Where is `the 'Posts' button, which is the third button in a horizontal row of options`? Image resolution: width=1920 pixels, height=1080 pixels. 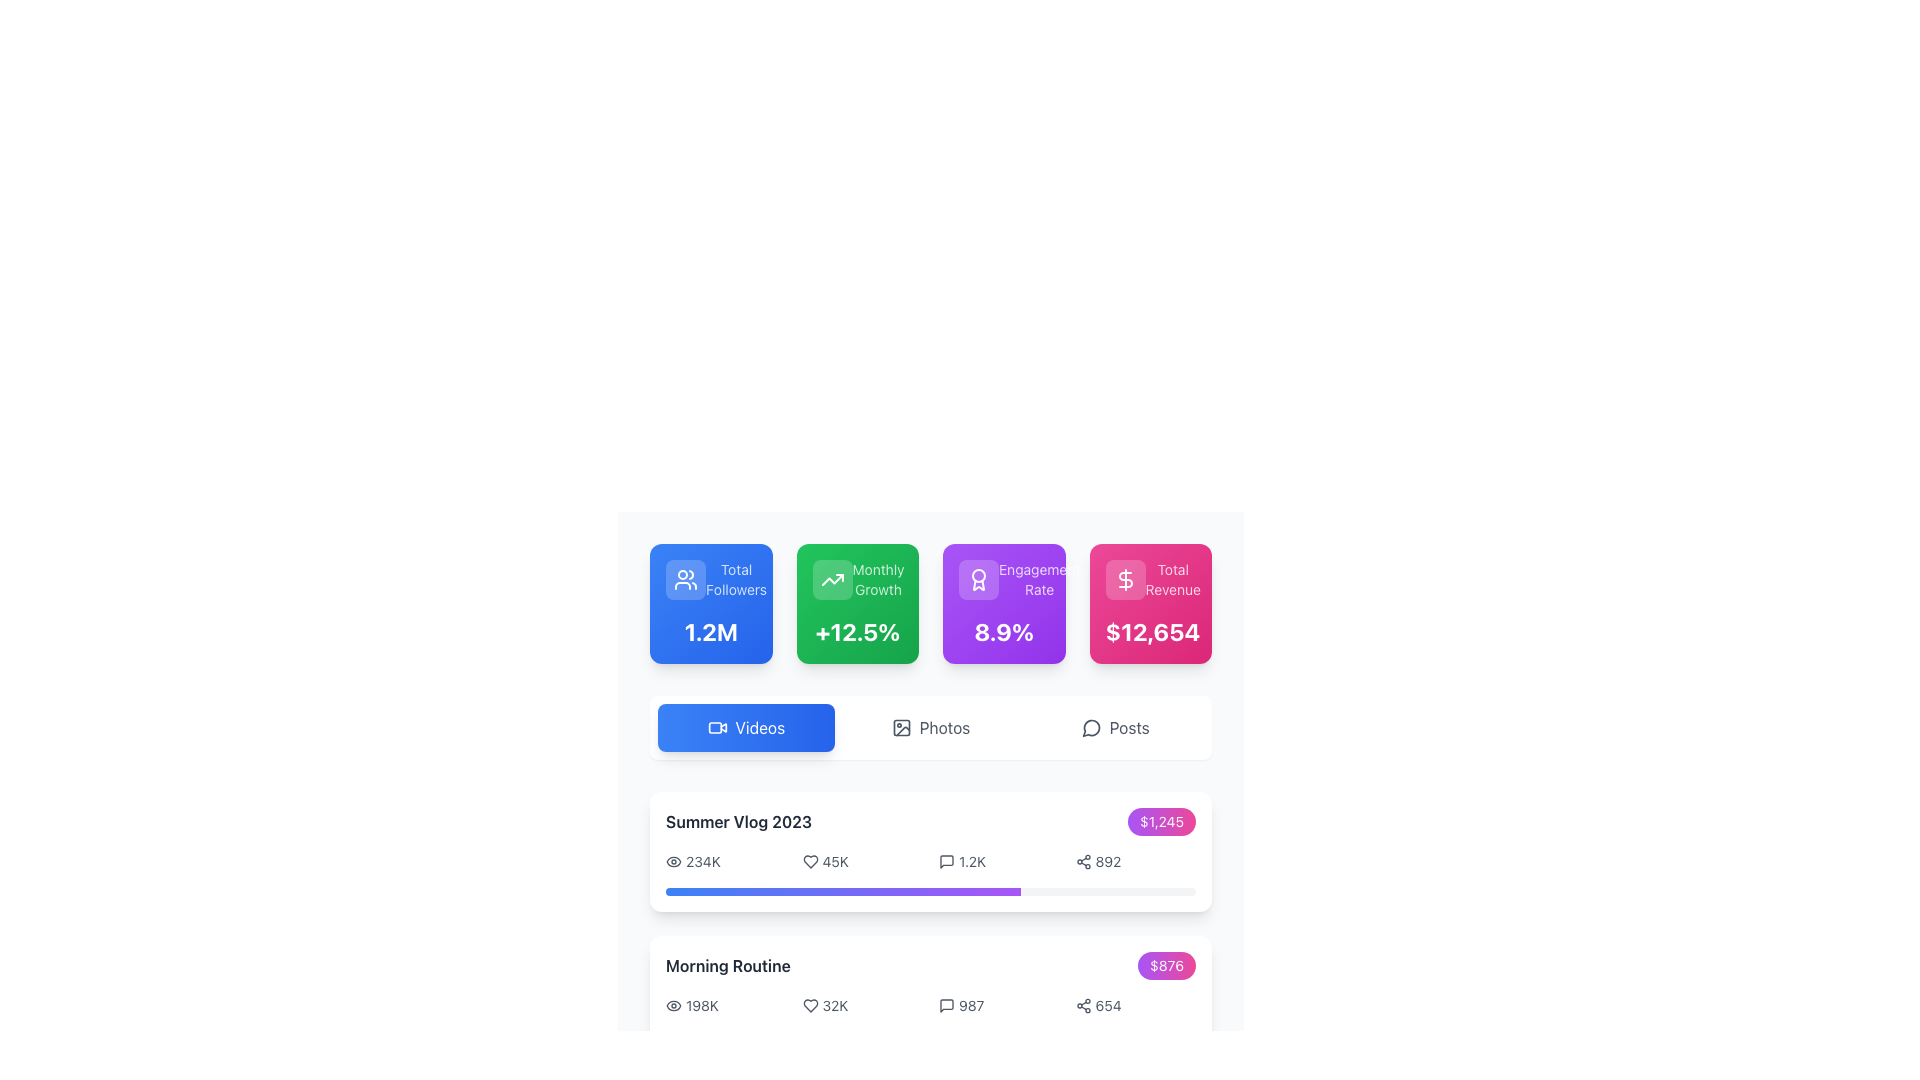 the 'Posts' button, which is the third button in a horizontal row of options is located at coordinates (1114, 728).